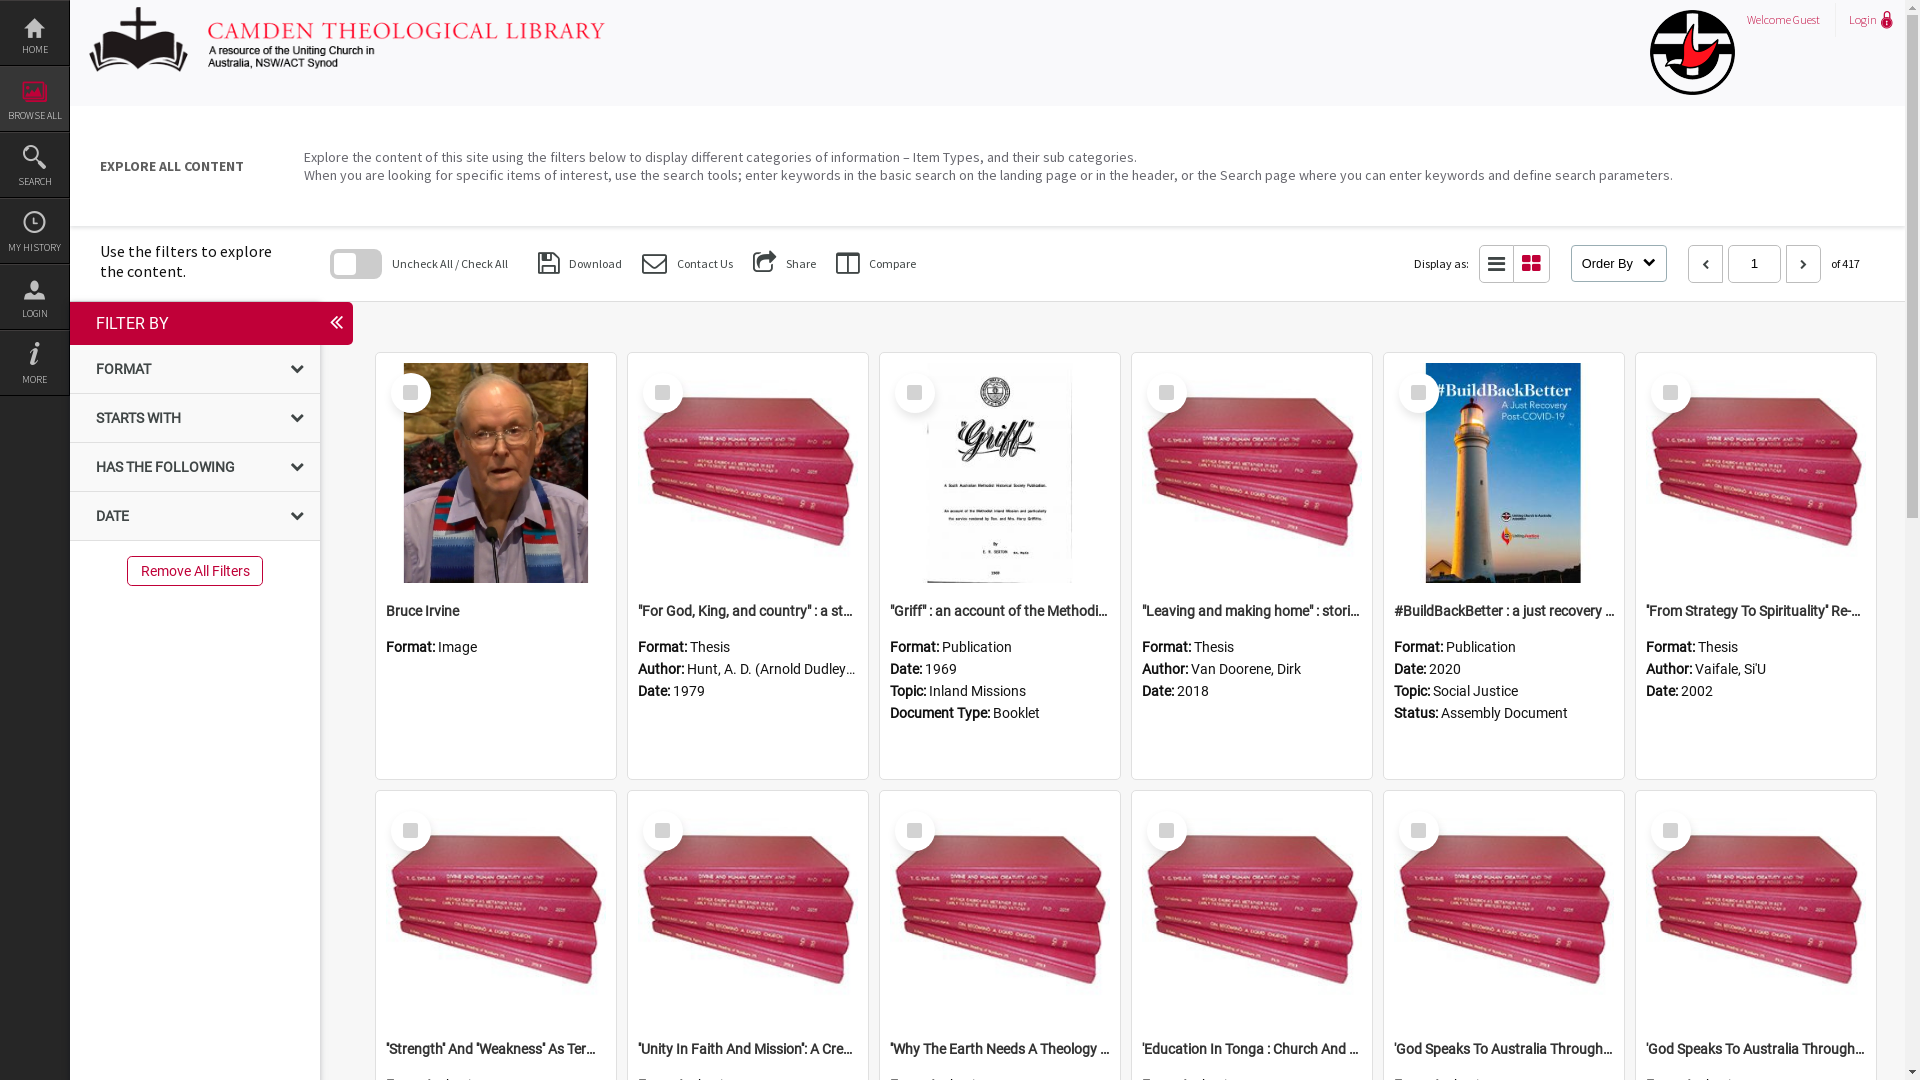  I want to click on 'HOME', so click(0, 33).